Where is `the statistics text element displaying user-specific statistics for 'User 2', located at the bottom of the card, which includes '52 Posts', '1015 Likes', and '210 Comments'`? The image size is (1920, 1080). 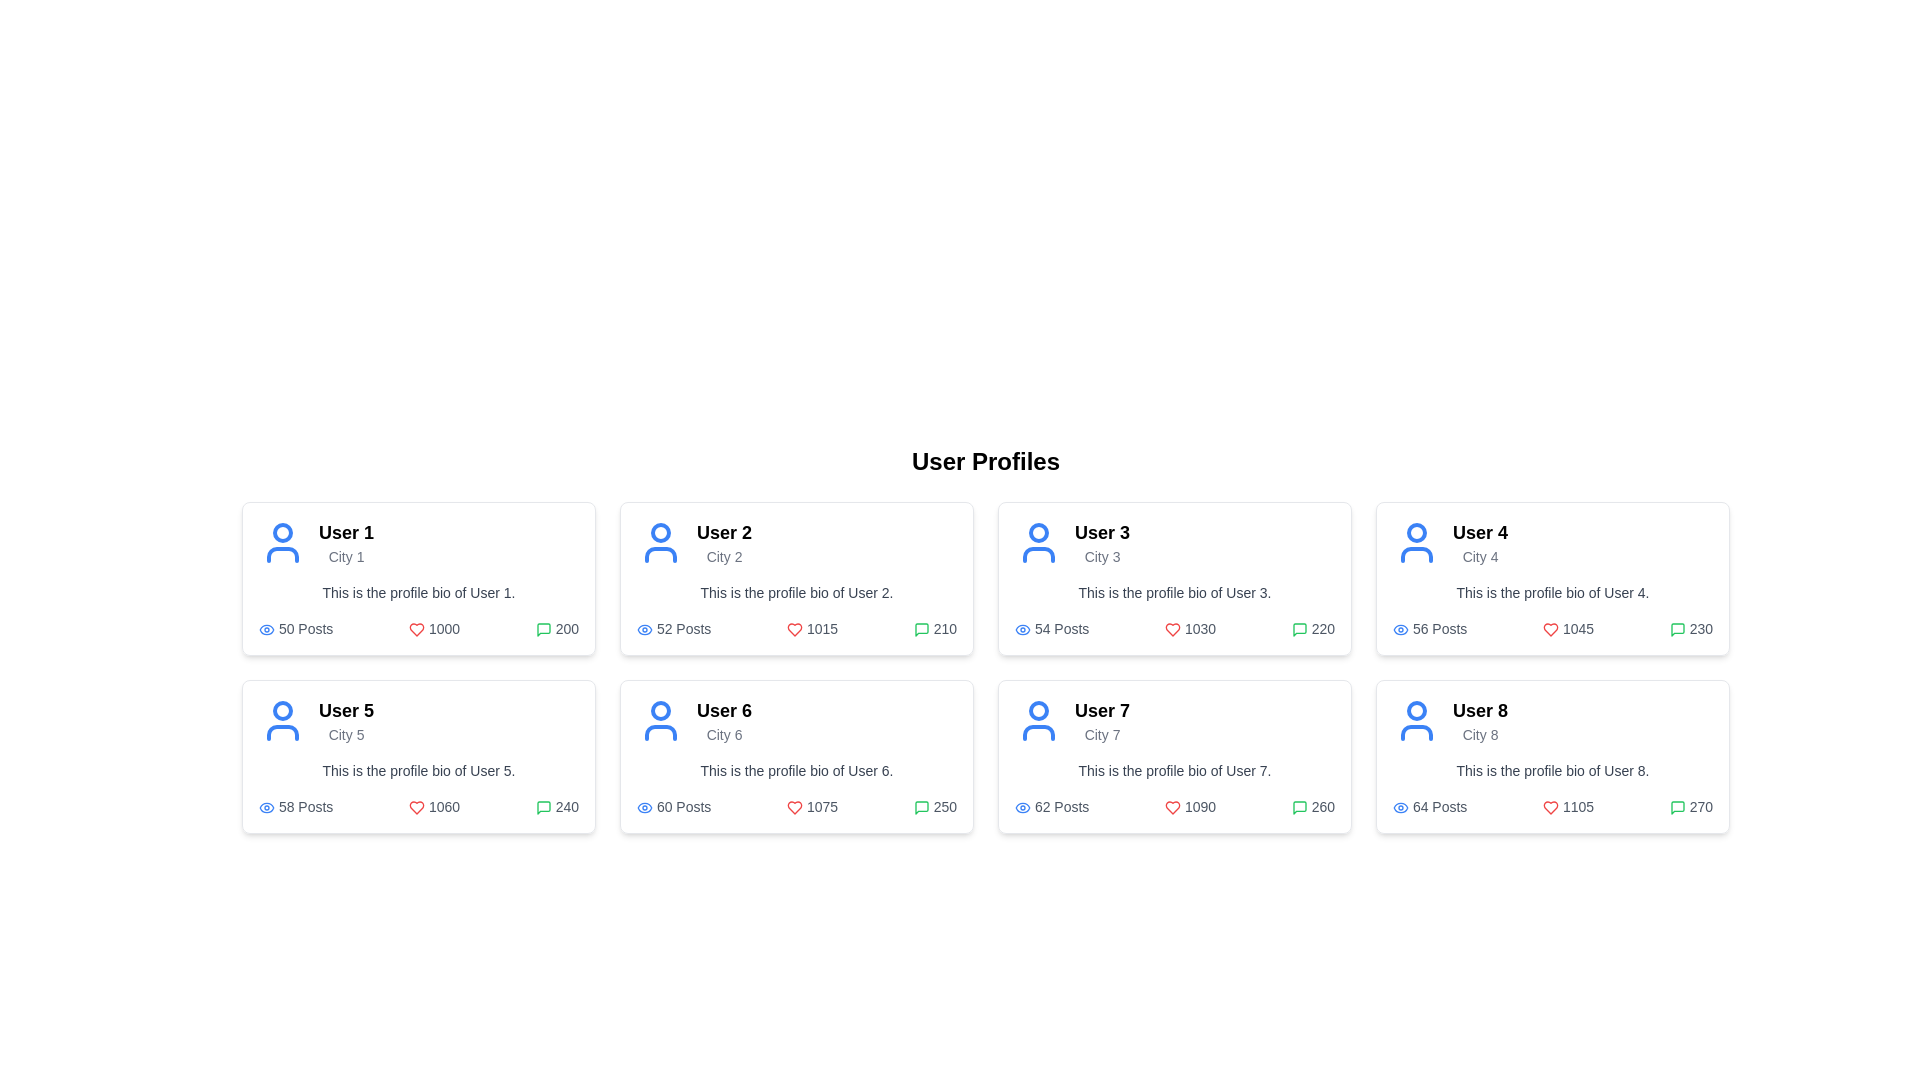 the statistics text element displaying user-specific statistics for 'User 2', located at the bottom of the card, which includes '52 Posts', '1015 Likes', and '210 Comments' is located at coordinates (795, 627).